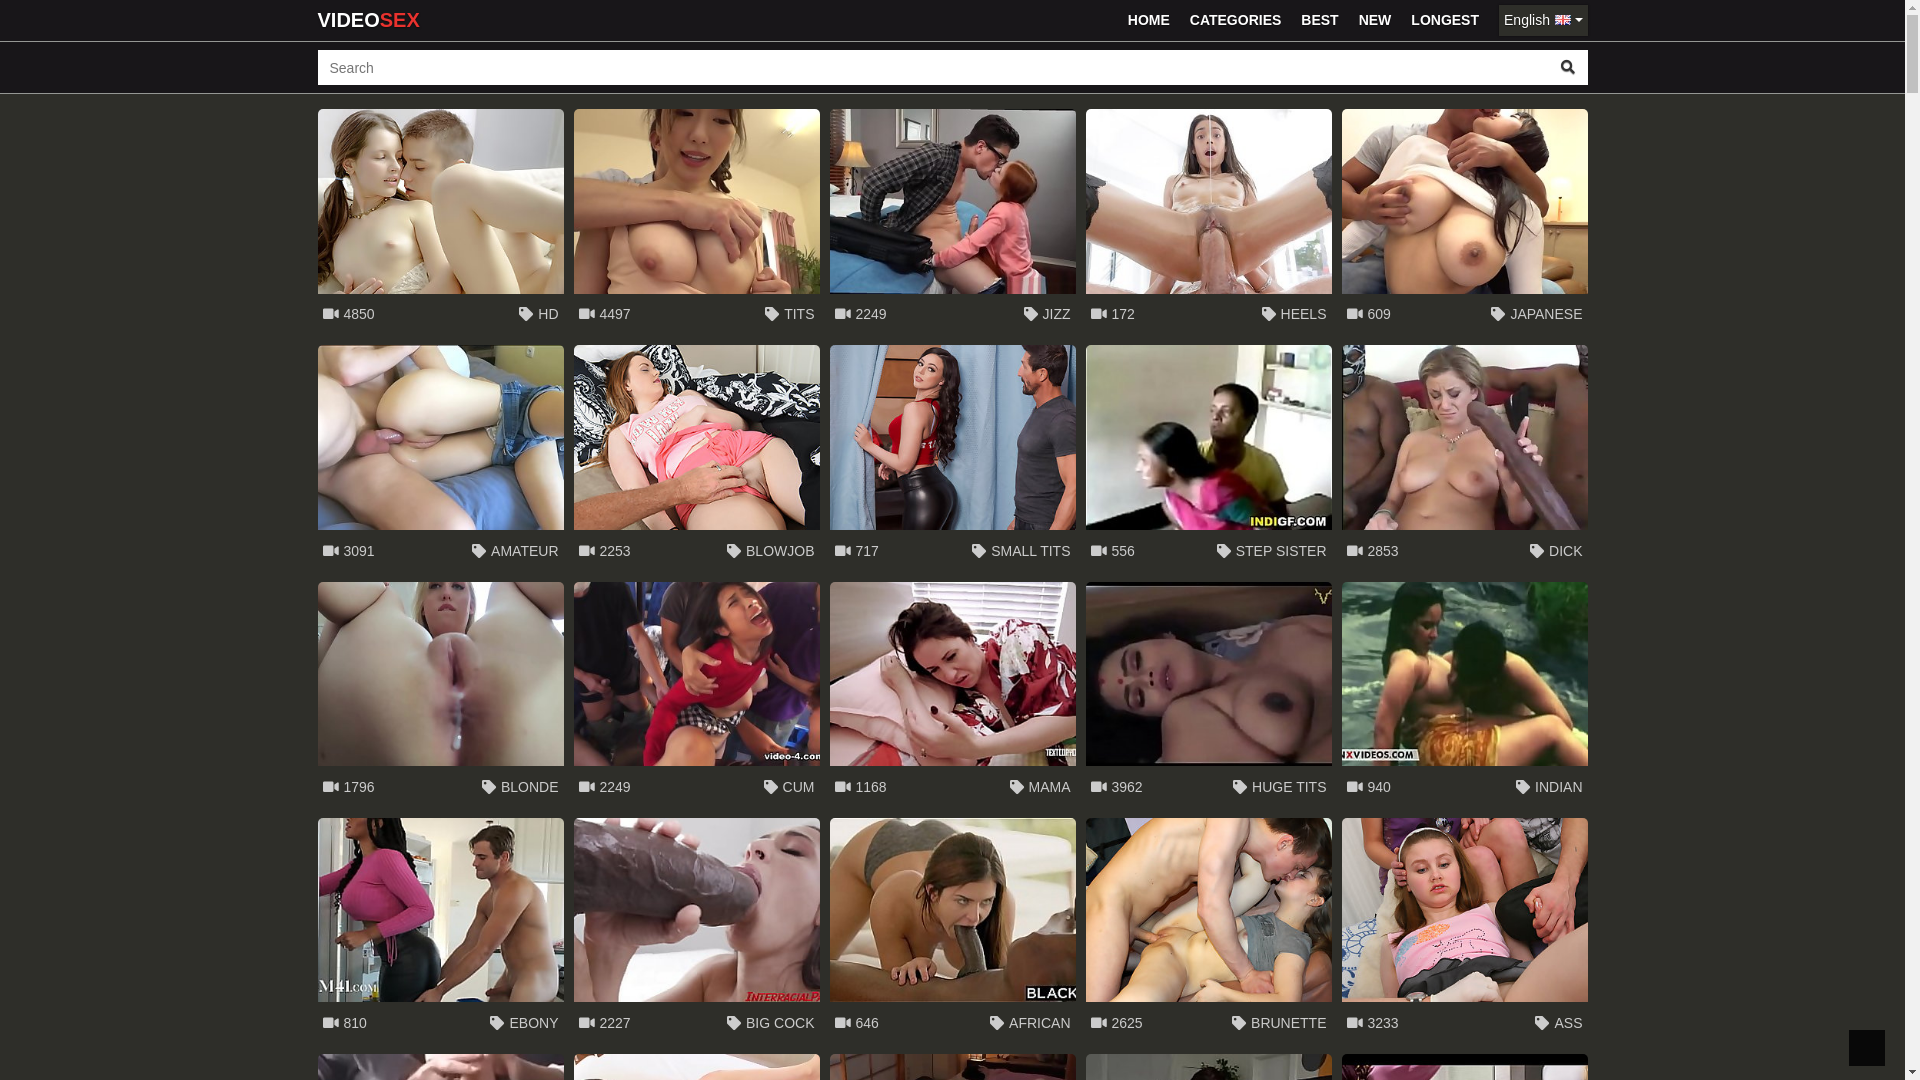 This screenshot has height=1080, width=1920. I want to click on '4850, so click(440, 222).